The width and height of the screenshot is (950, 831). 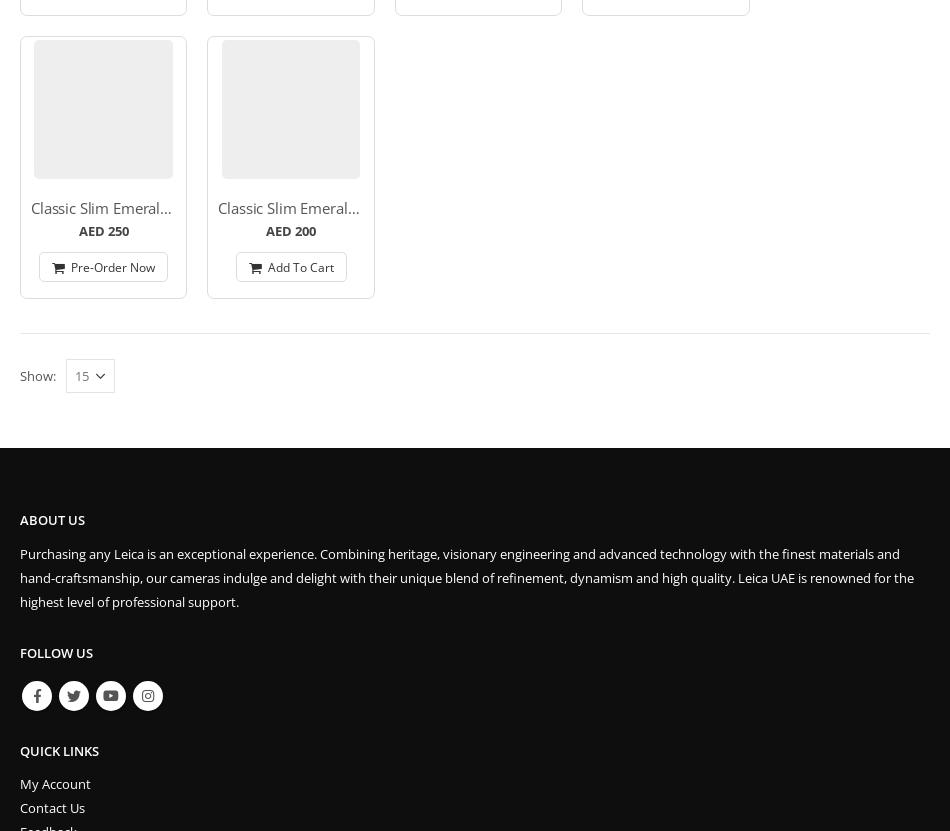 What do you see at coordinates (117, 231) in the screenshot?
I see `'250'` at bounding box center [117, 231].